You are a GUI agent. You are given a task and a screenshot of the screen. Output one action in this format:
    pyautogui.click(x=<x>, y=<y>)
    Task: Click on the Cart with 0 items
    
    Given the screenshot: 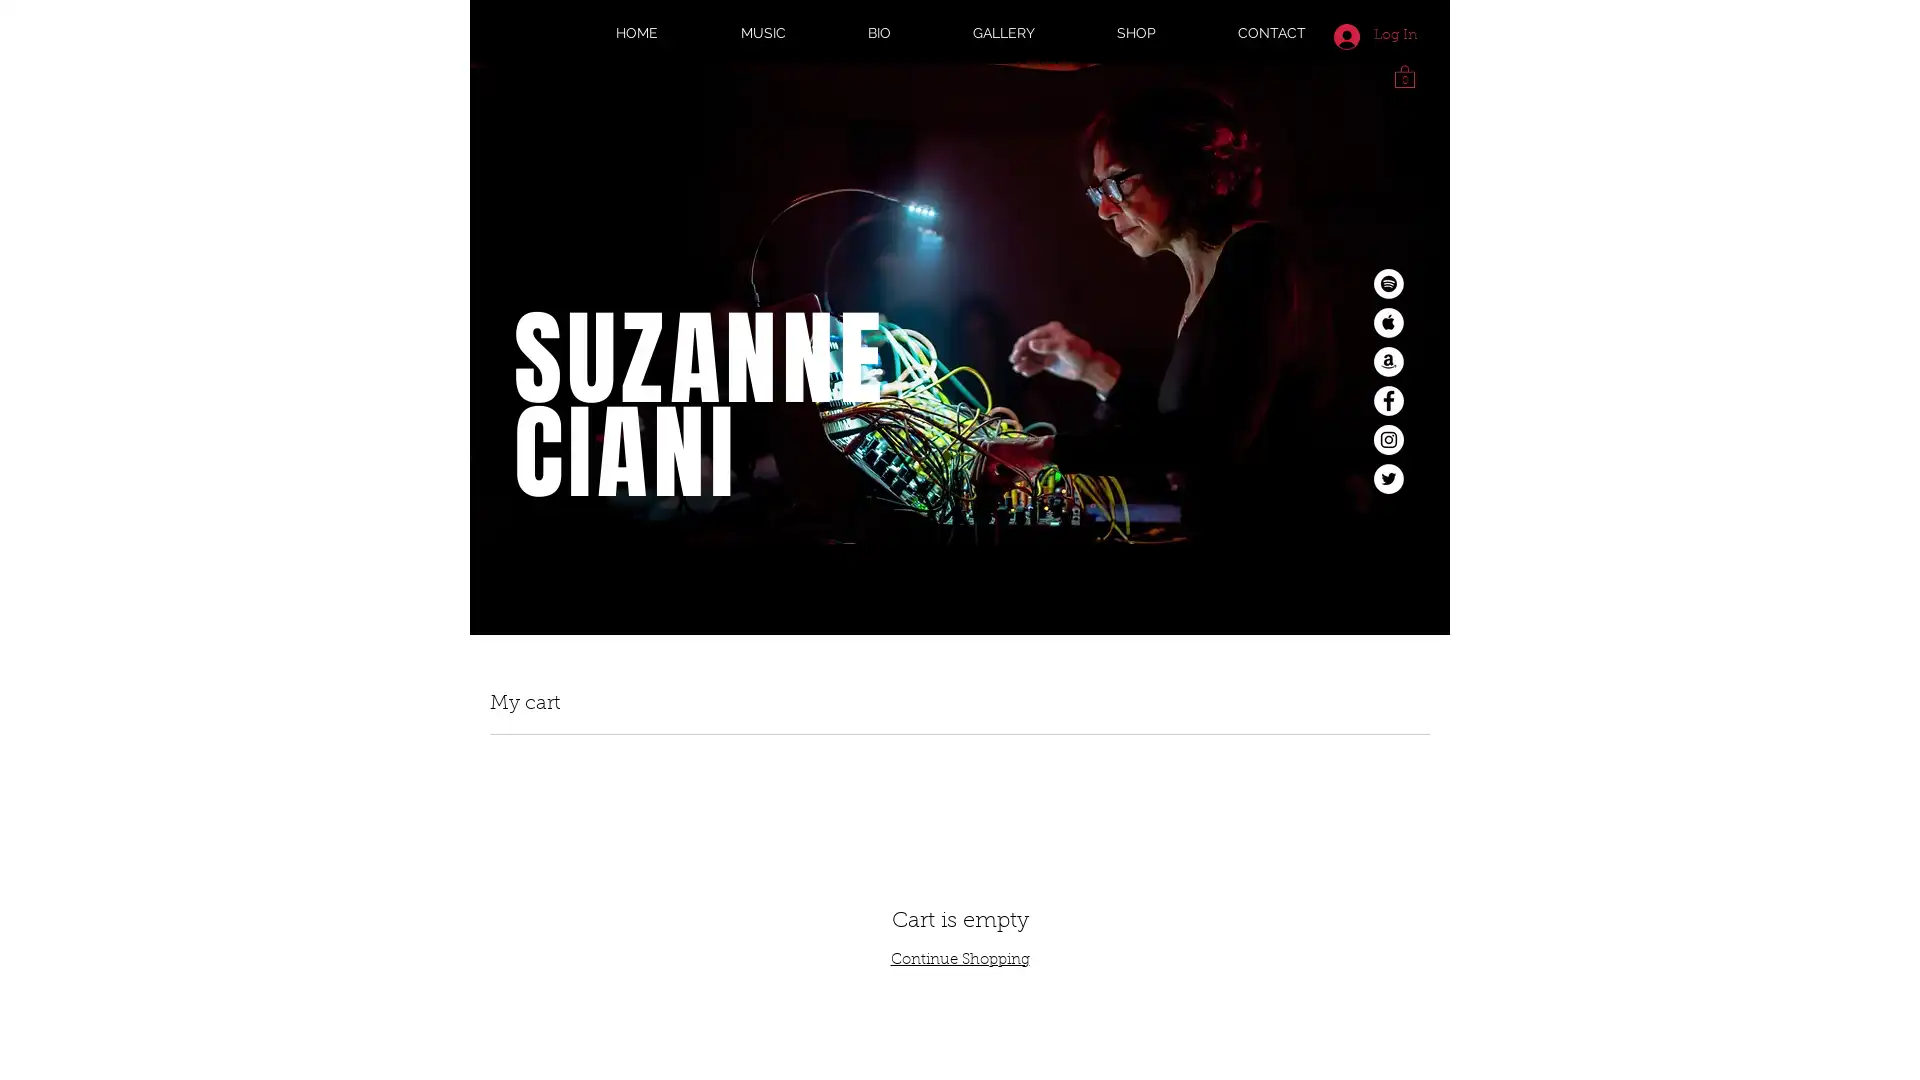 What is the action you would take?
    pyautogui.click(x=1404, y=74)
    